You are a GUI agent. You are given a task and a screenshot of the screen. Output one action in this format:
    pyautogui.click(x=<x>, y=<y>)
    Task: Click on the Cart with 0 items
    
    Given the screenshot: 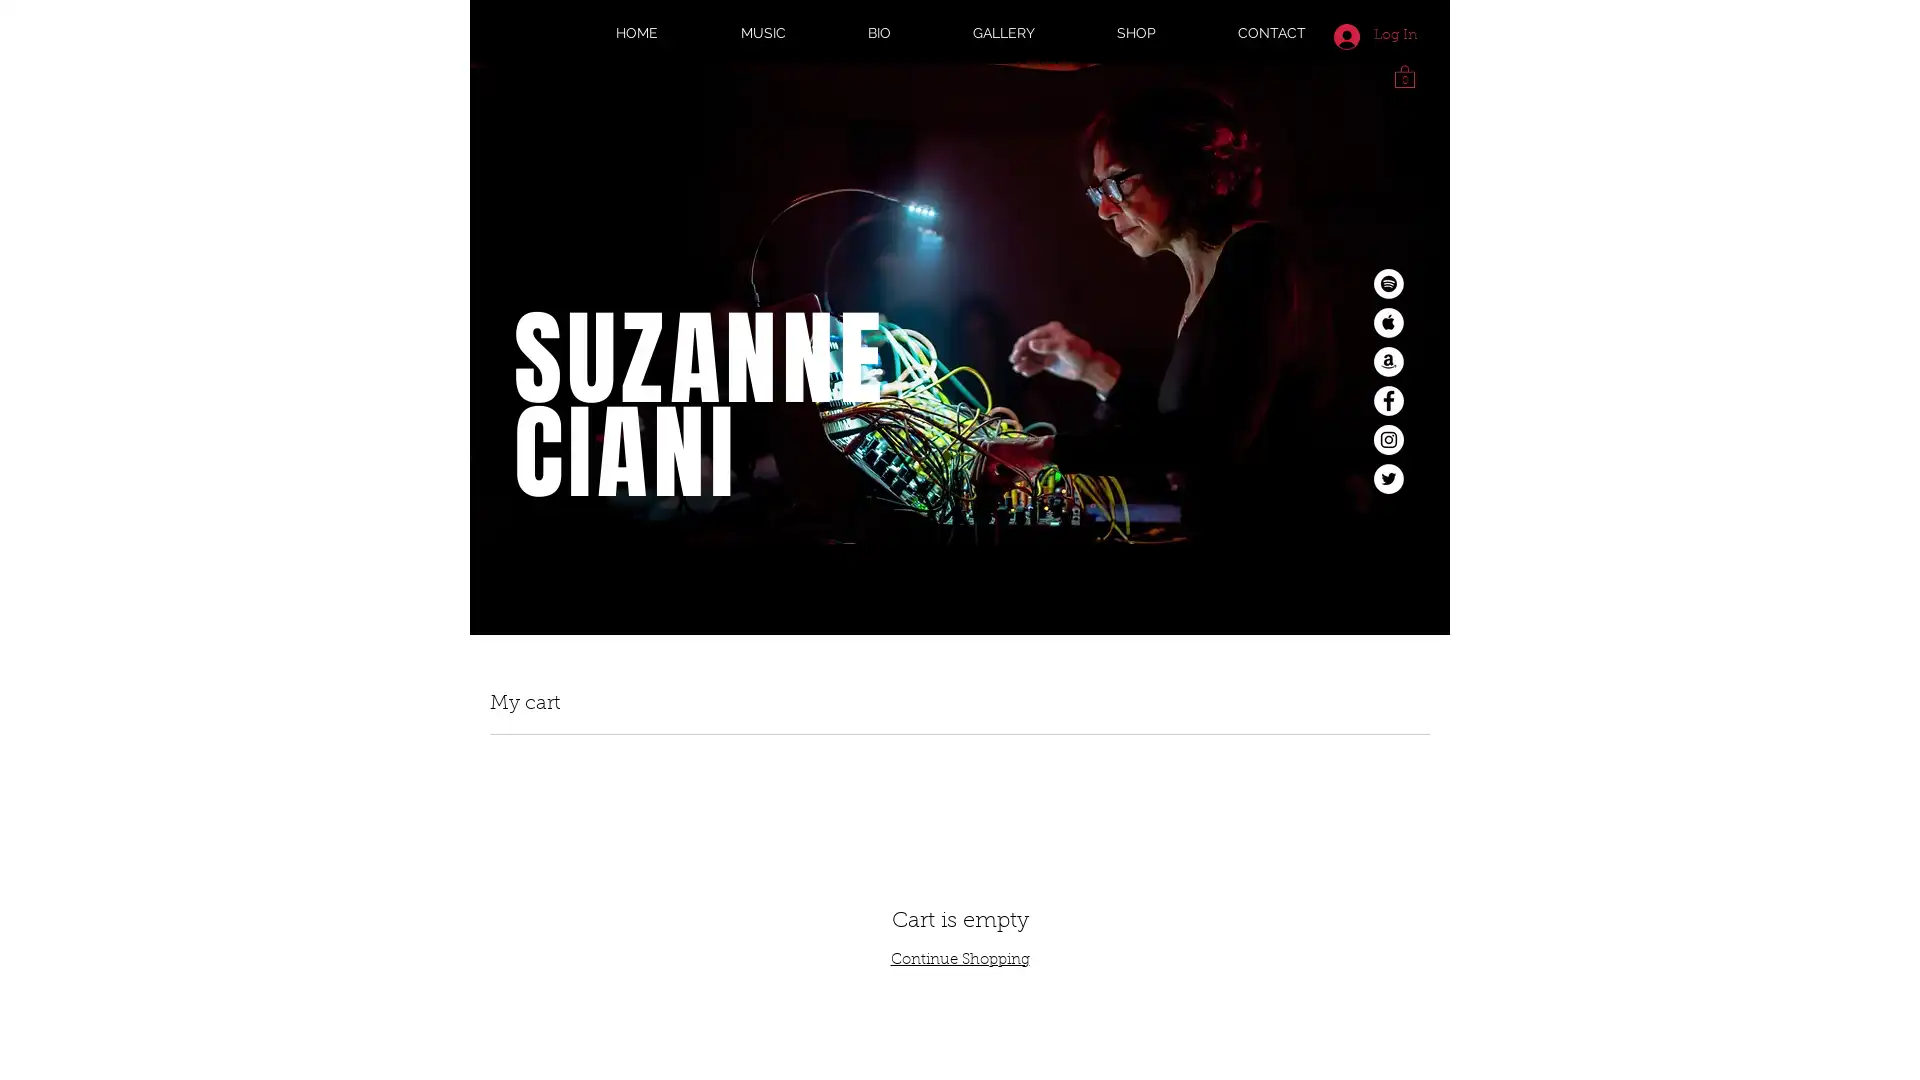 What is the action you would take?
    pyautogui.click(x=1404, y=74)
    